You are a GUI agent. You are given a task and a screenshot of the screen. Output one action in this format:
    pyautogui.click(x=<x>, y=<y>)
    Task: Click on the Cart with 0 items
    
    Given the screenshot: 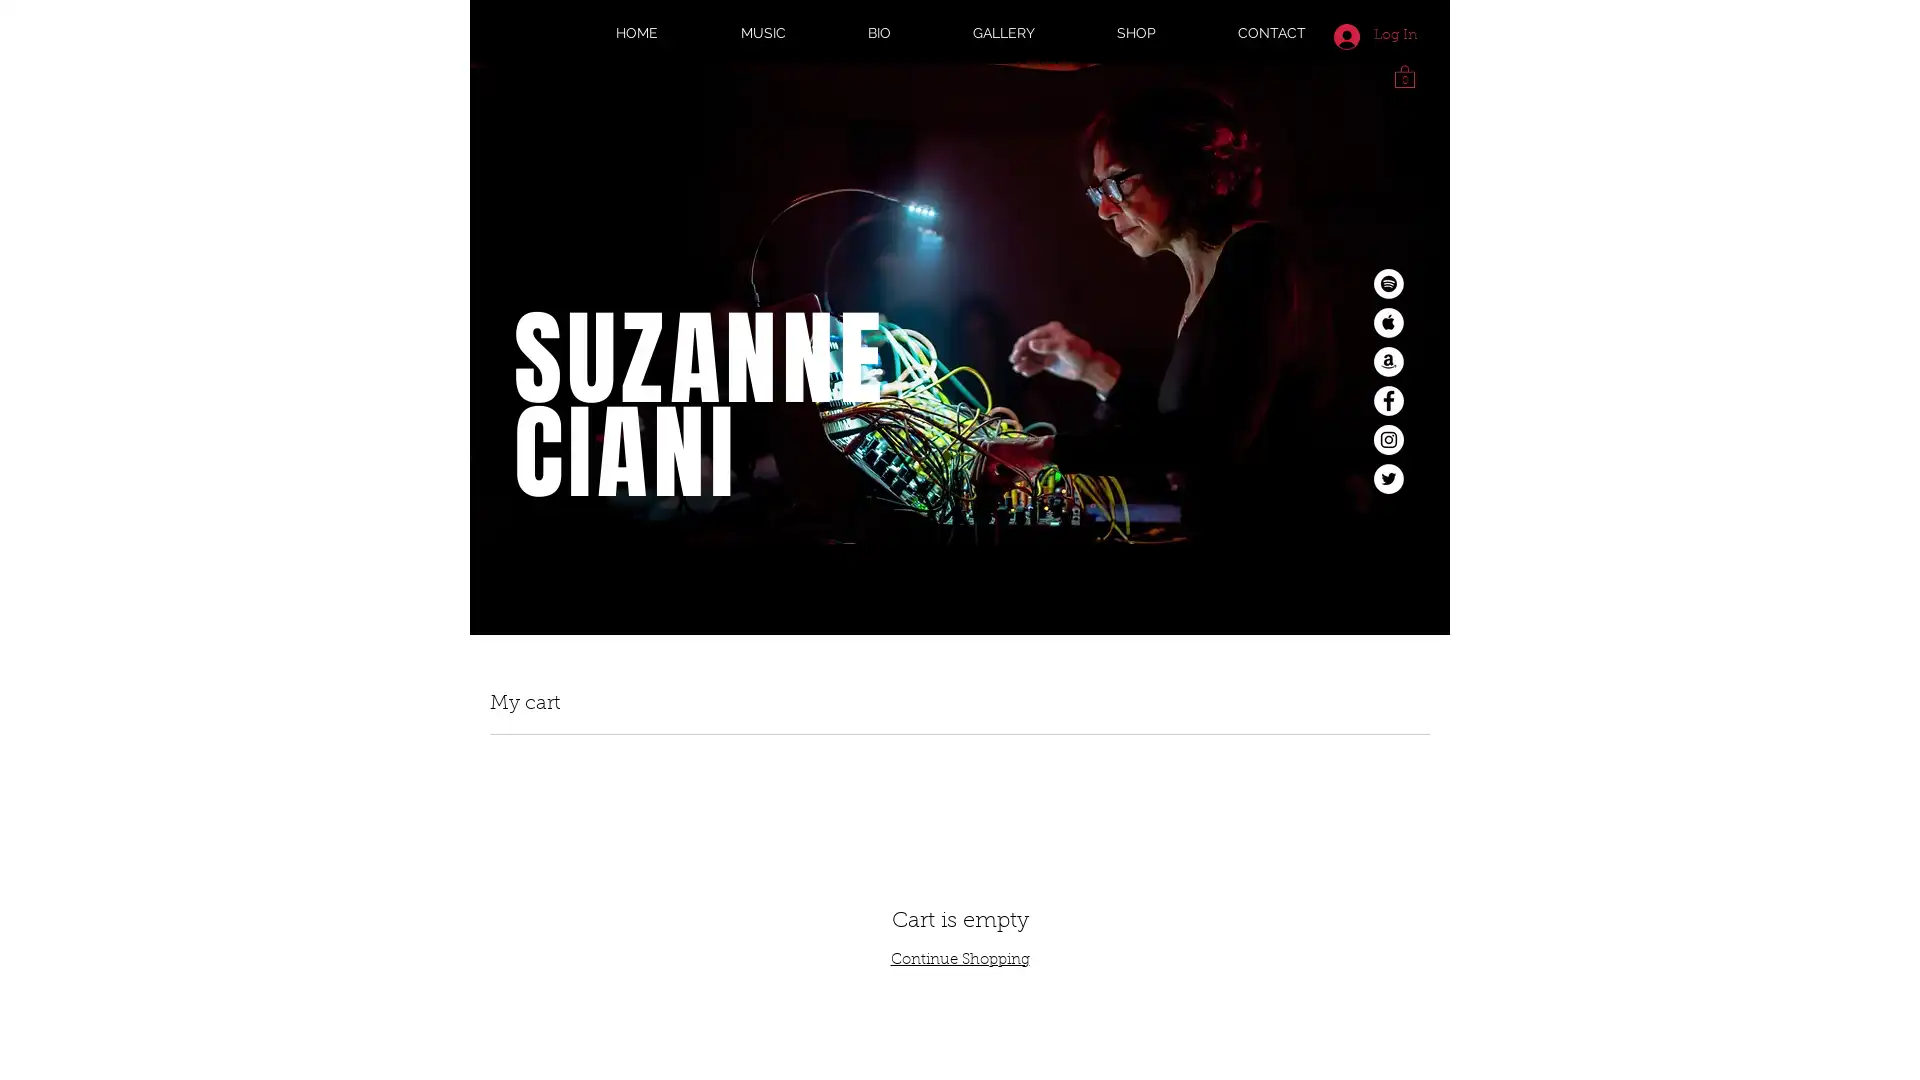 What is the action you would take?
    pyautogui.click(x=1404, y=74)
    